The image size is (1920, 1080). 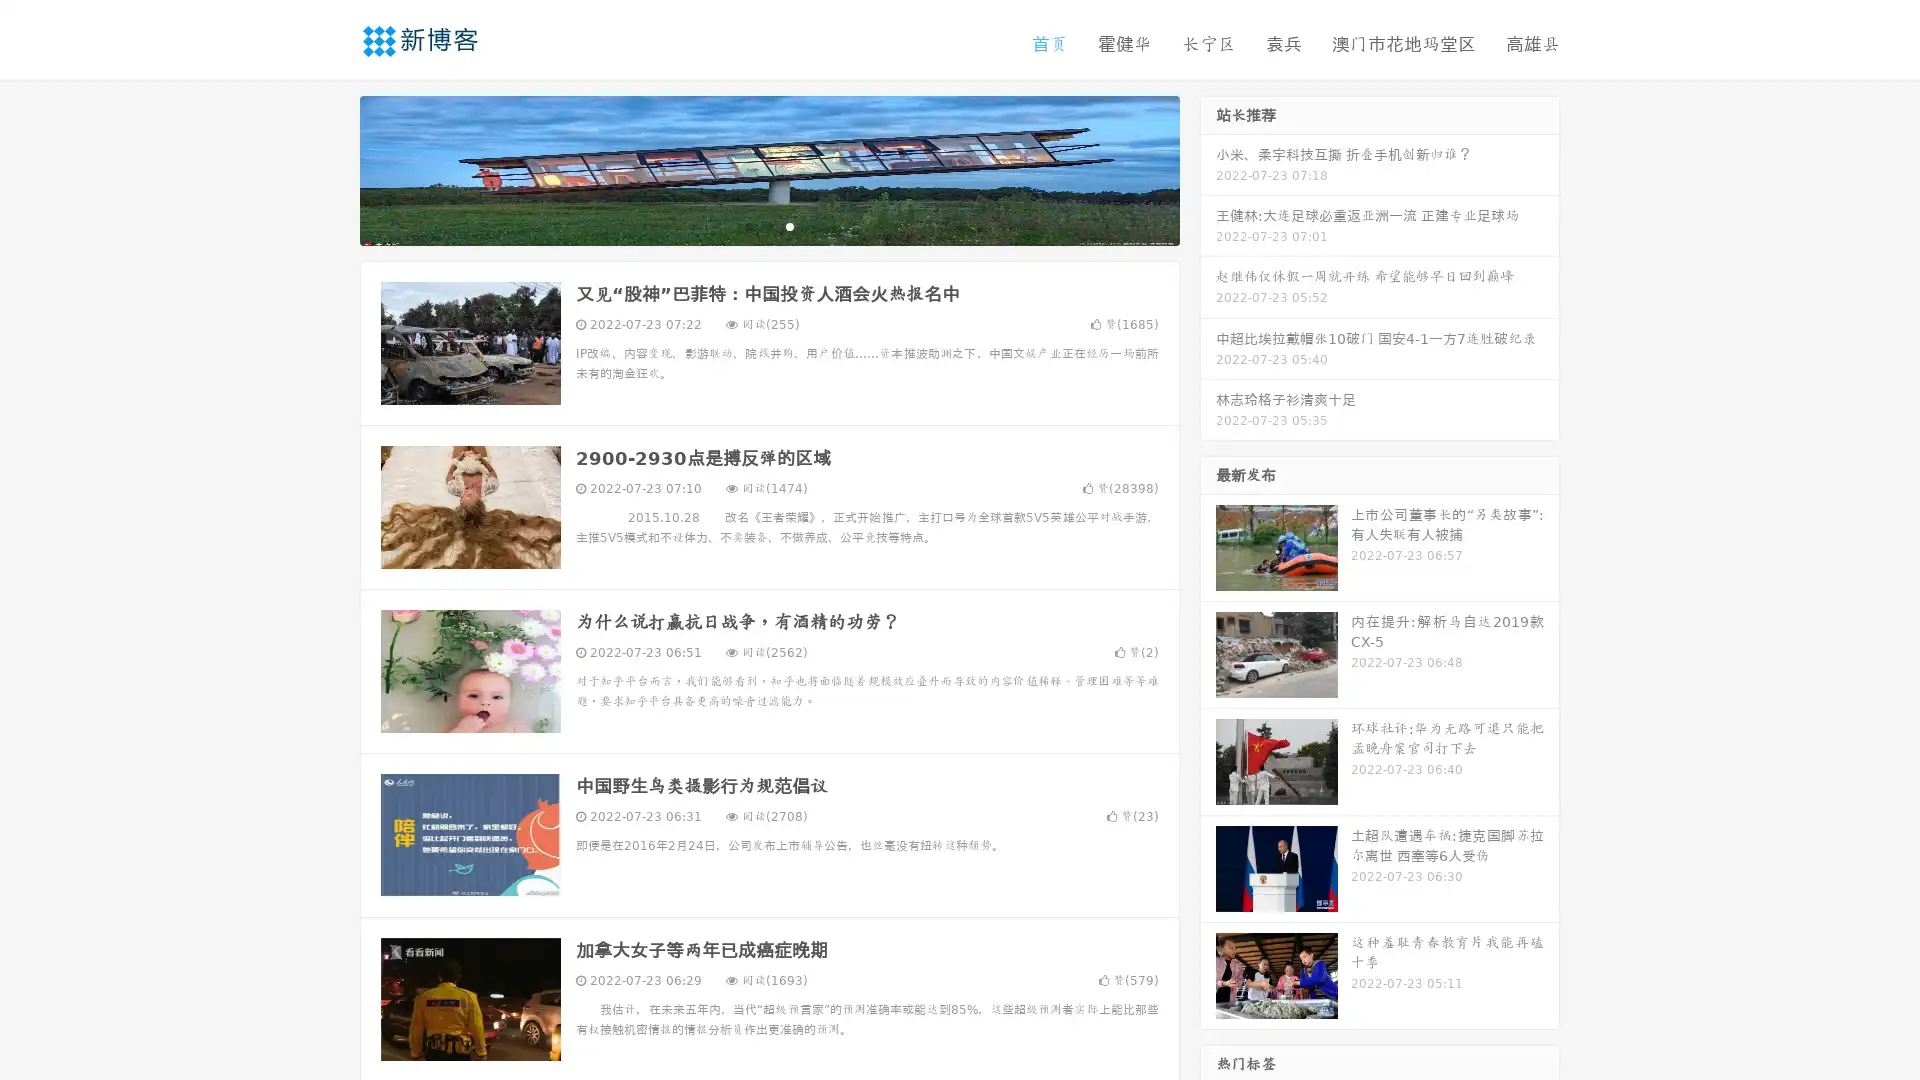 What do you see at coordinates (330, 168) in the screenshot?
I see `Previous slide` at bounding box center [330, 168].